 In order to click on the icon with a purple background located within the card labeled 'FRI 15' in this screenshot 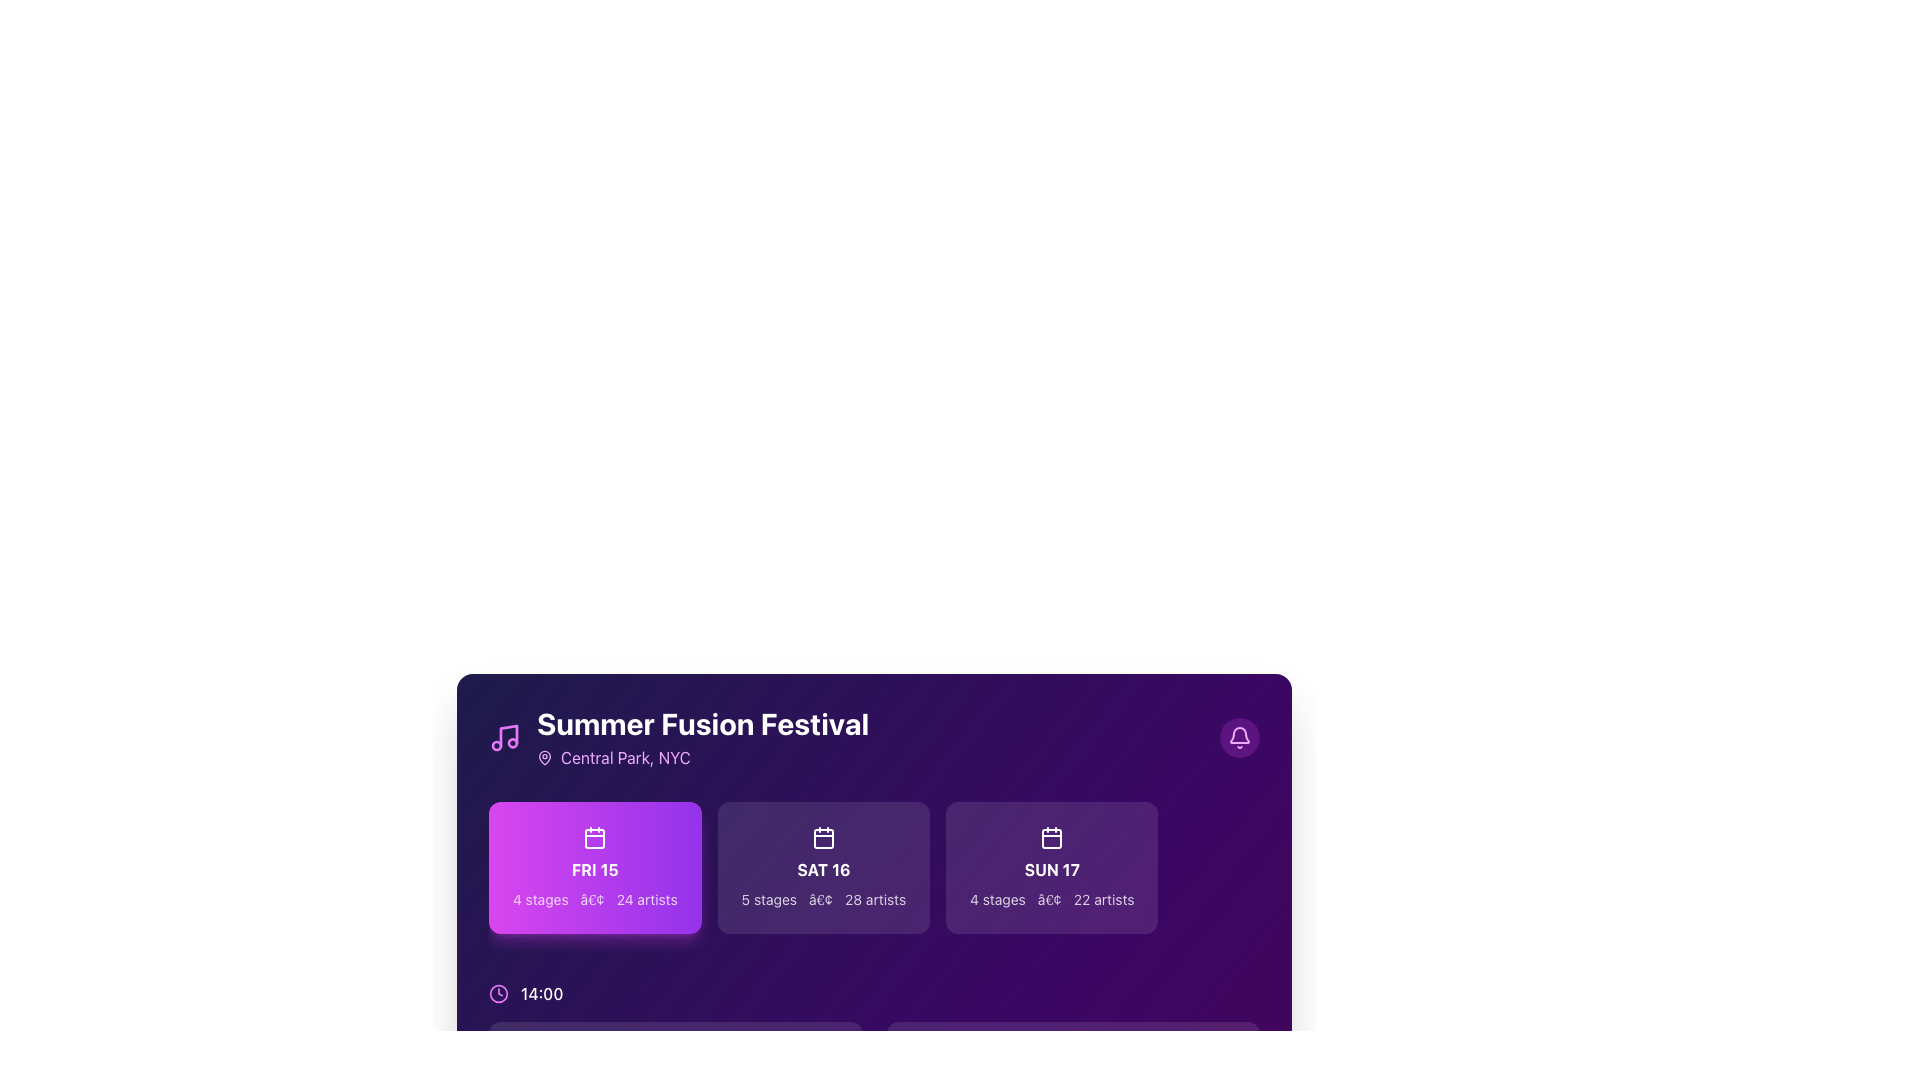, I will do `click(594, 839)`.